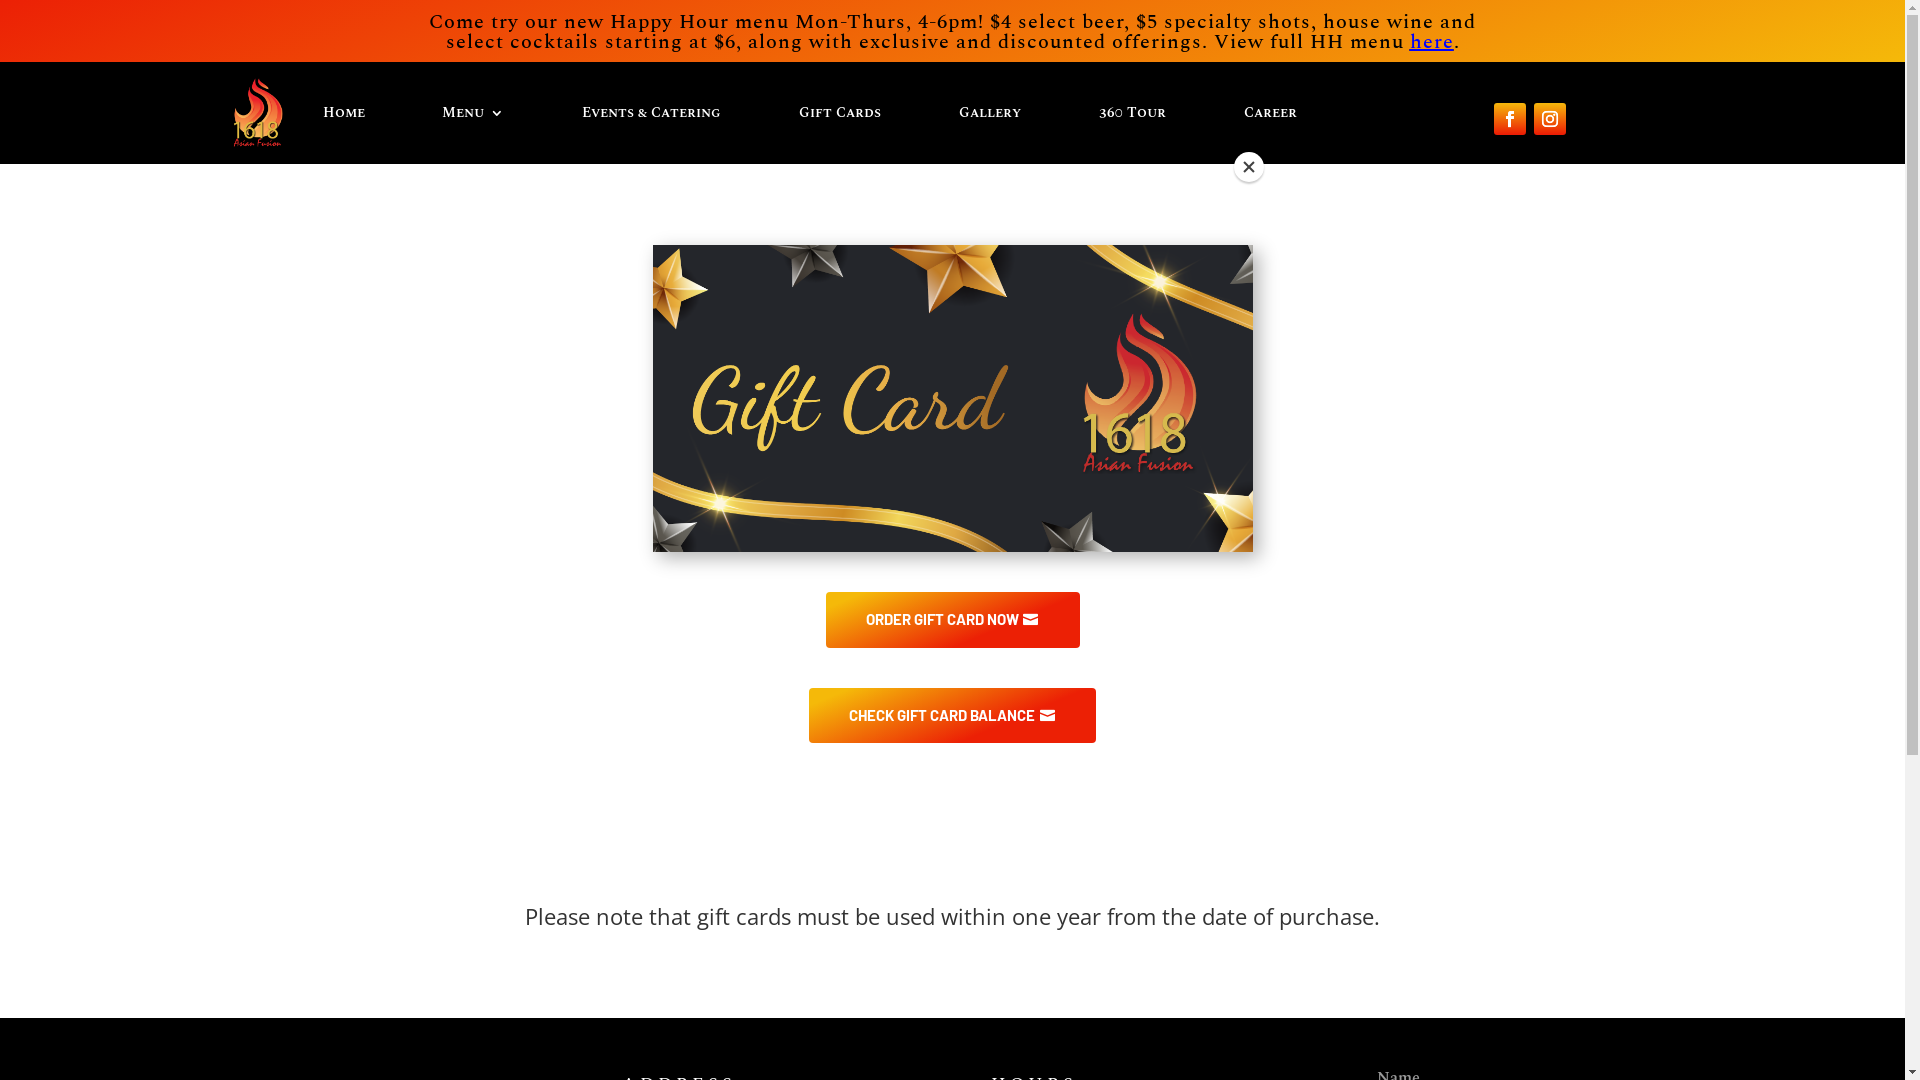 The width and height of the screenshot is (1920, 1080). What do you see at coordinates (342, 112) in the screenshot?
I see `'Home'` at bounding box center [342, 112].